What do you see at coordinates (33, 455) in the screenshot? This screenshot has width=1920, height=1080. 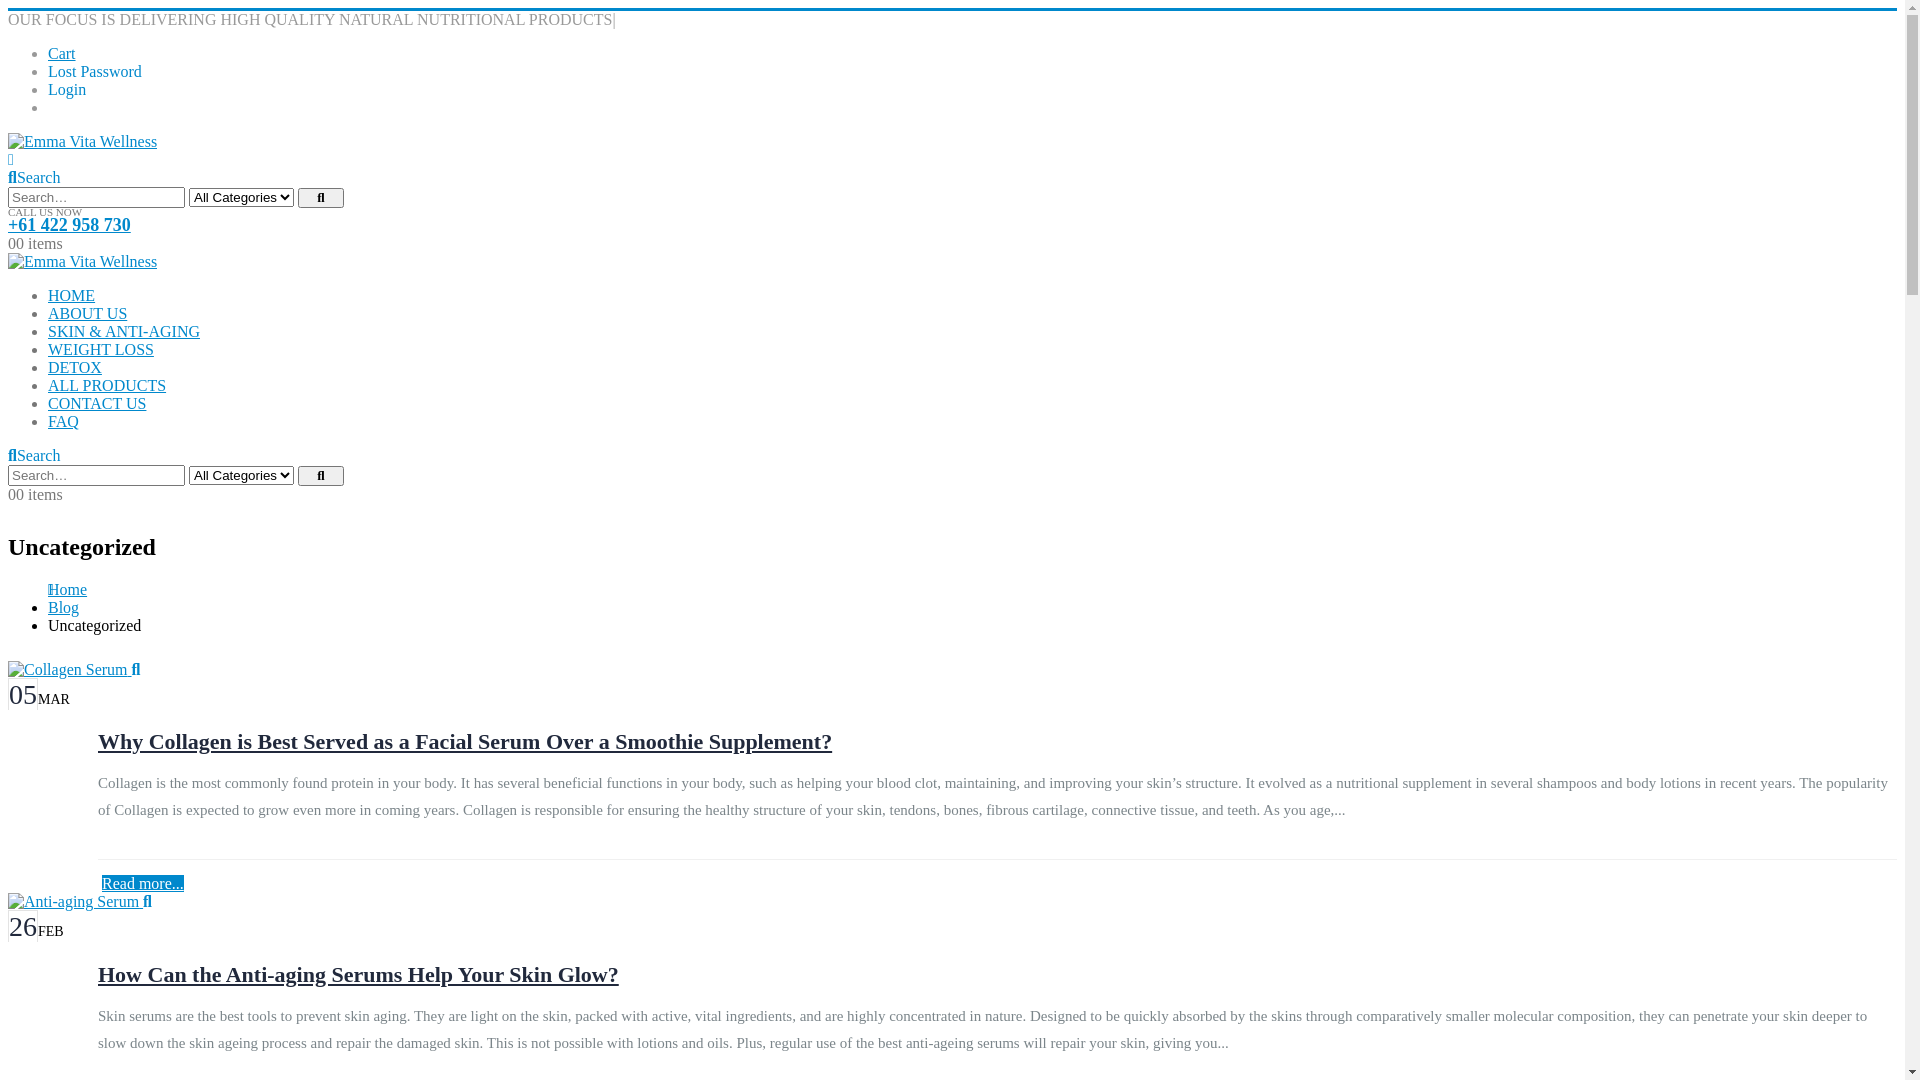 I see `'Search'` at bounding box center [33, 455].